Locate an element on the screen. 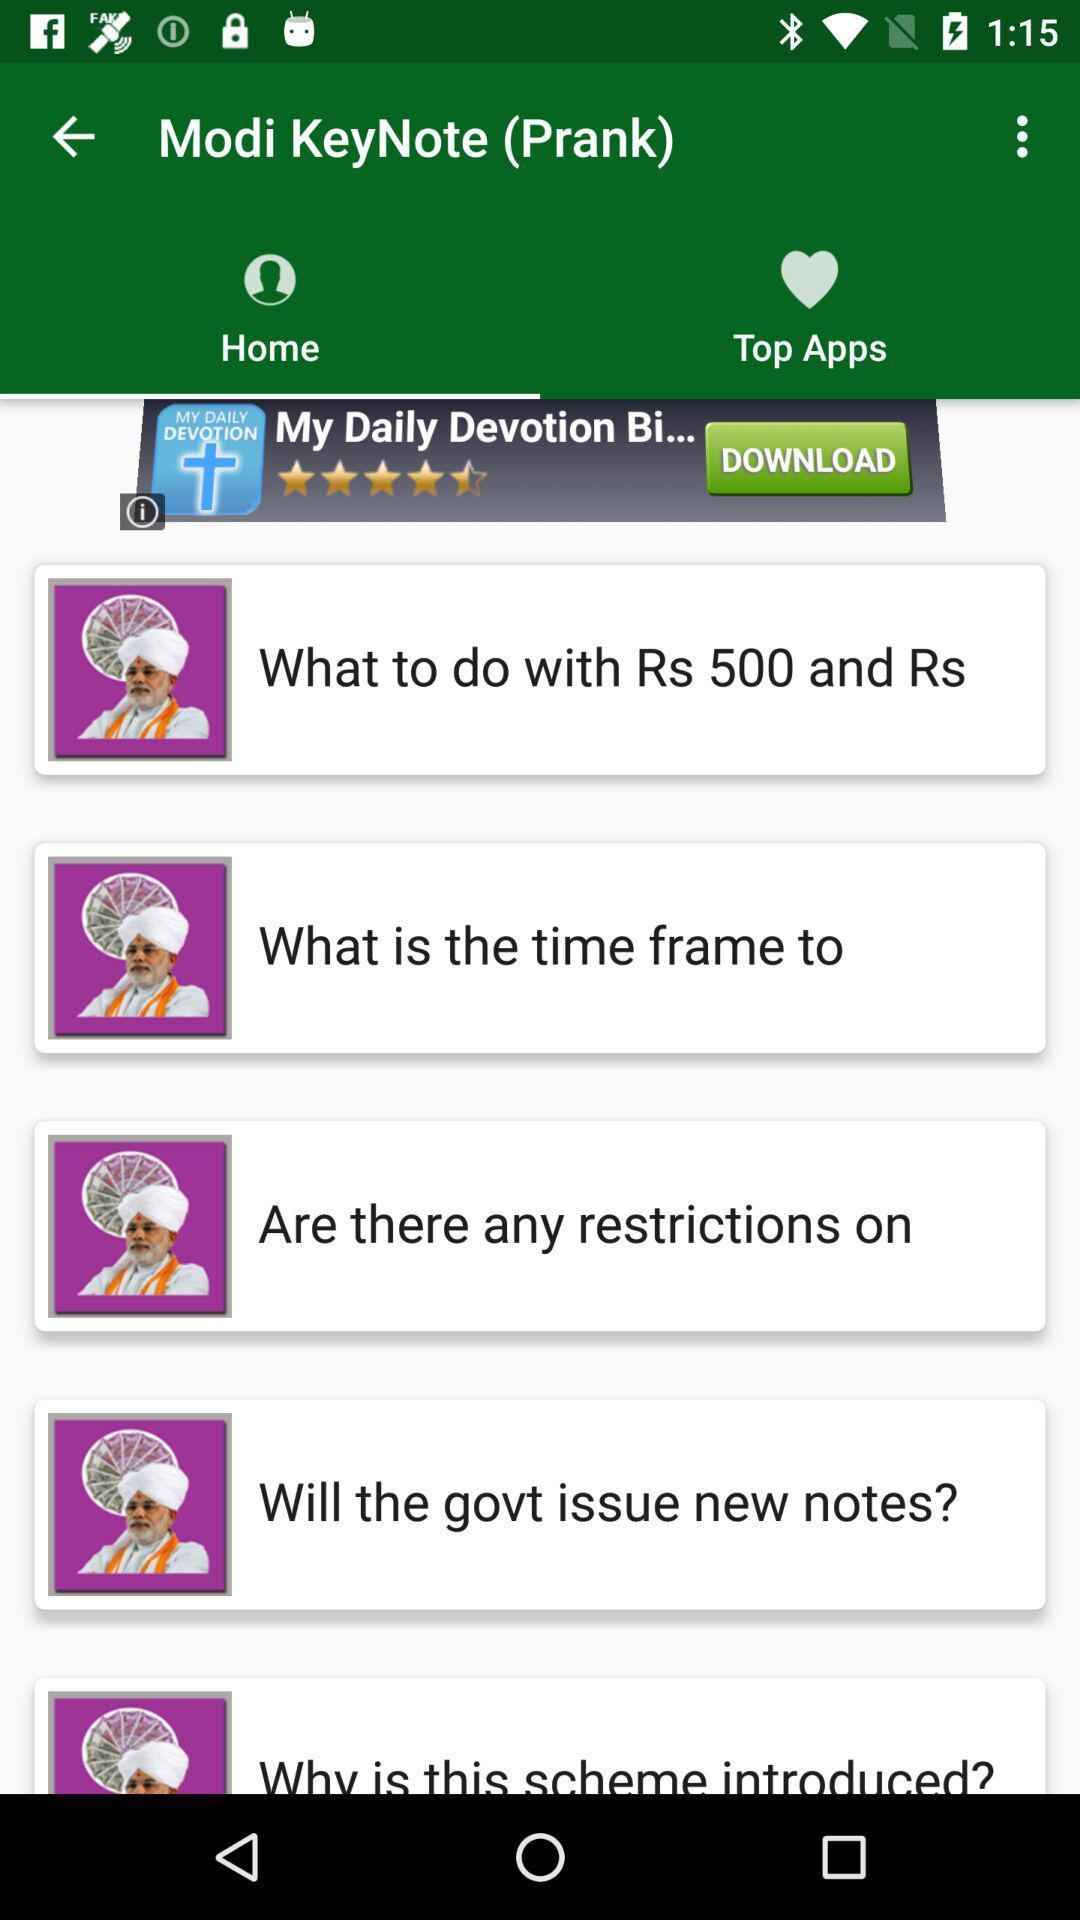 This screenshot has height=1920, width=1080. the are there any icon is located at coordinates (631, 1225).